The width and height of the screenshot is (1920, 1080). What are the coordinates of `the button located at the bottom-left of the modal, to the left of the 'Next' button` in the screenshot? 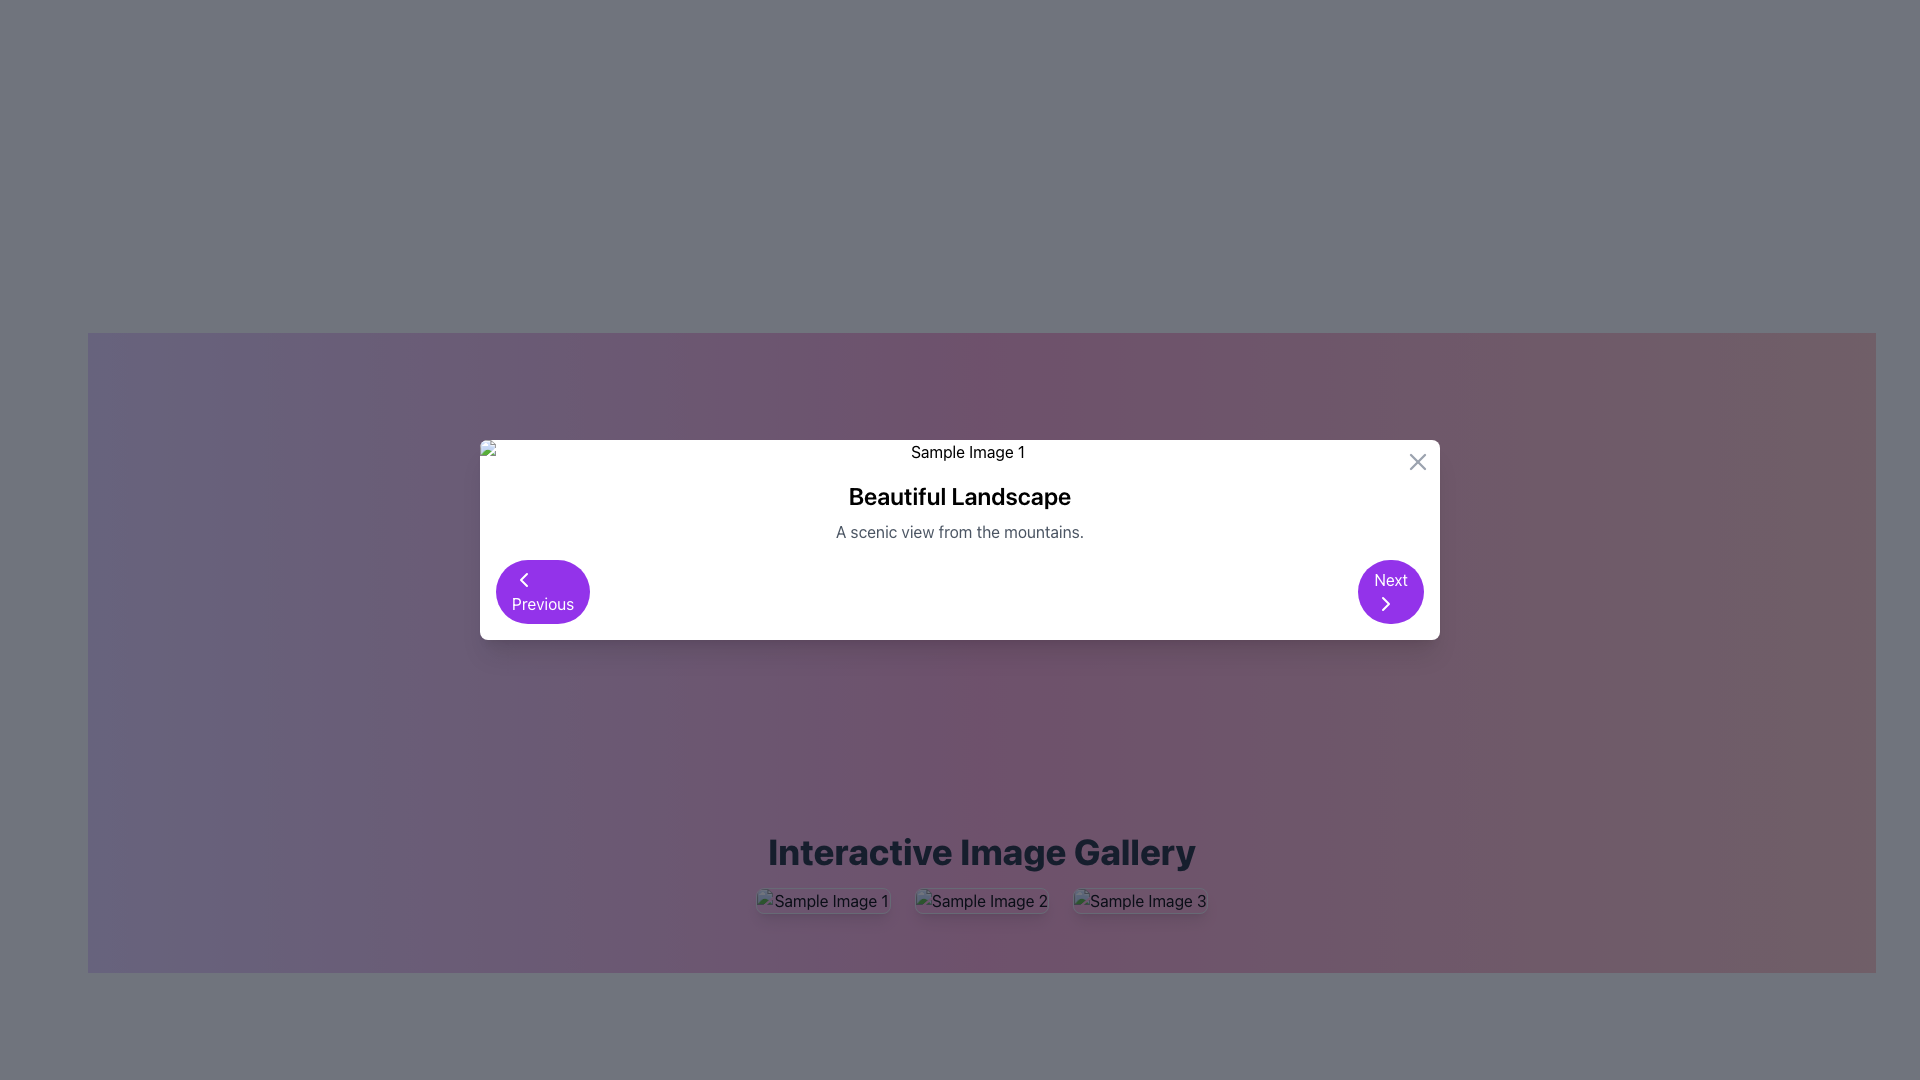 It's located at (543, 590).